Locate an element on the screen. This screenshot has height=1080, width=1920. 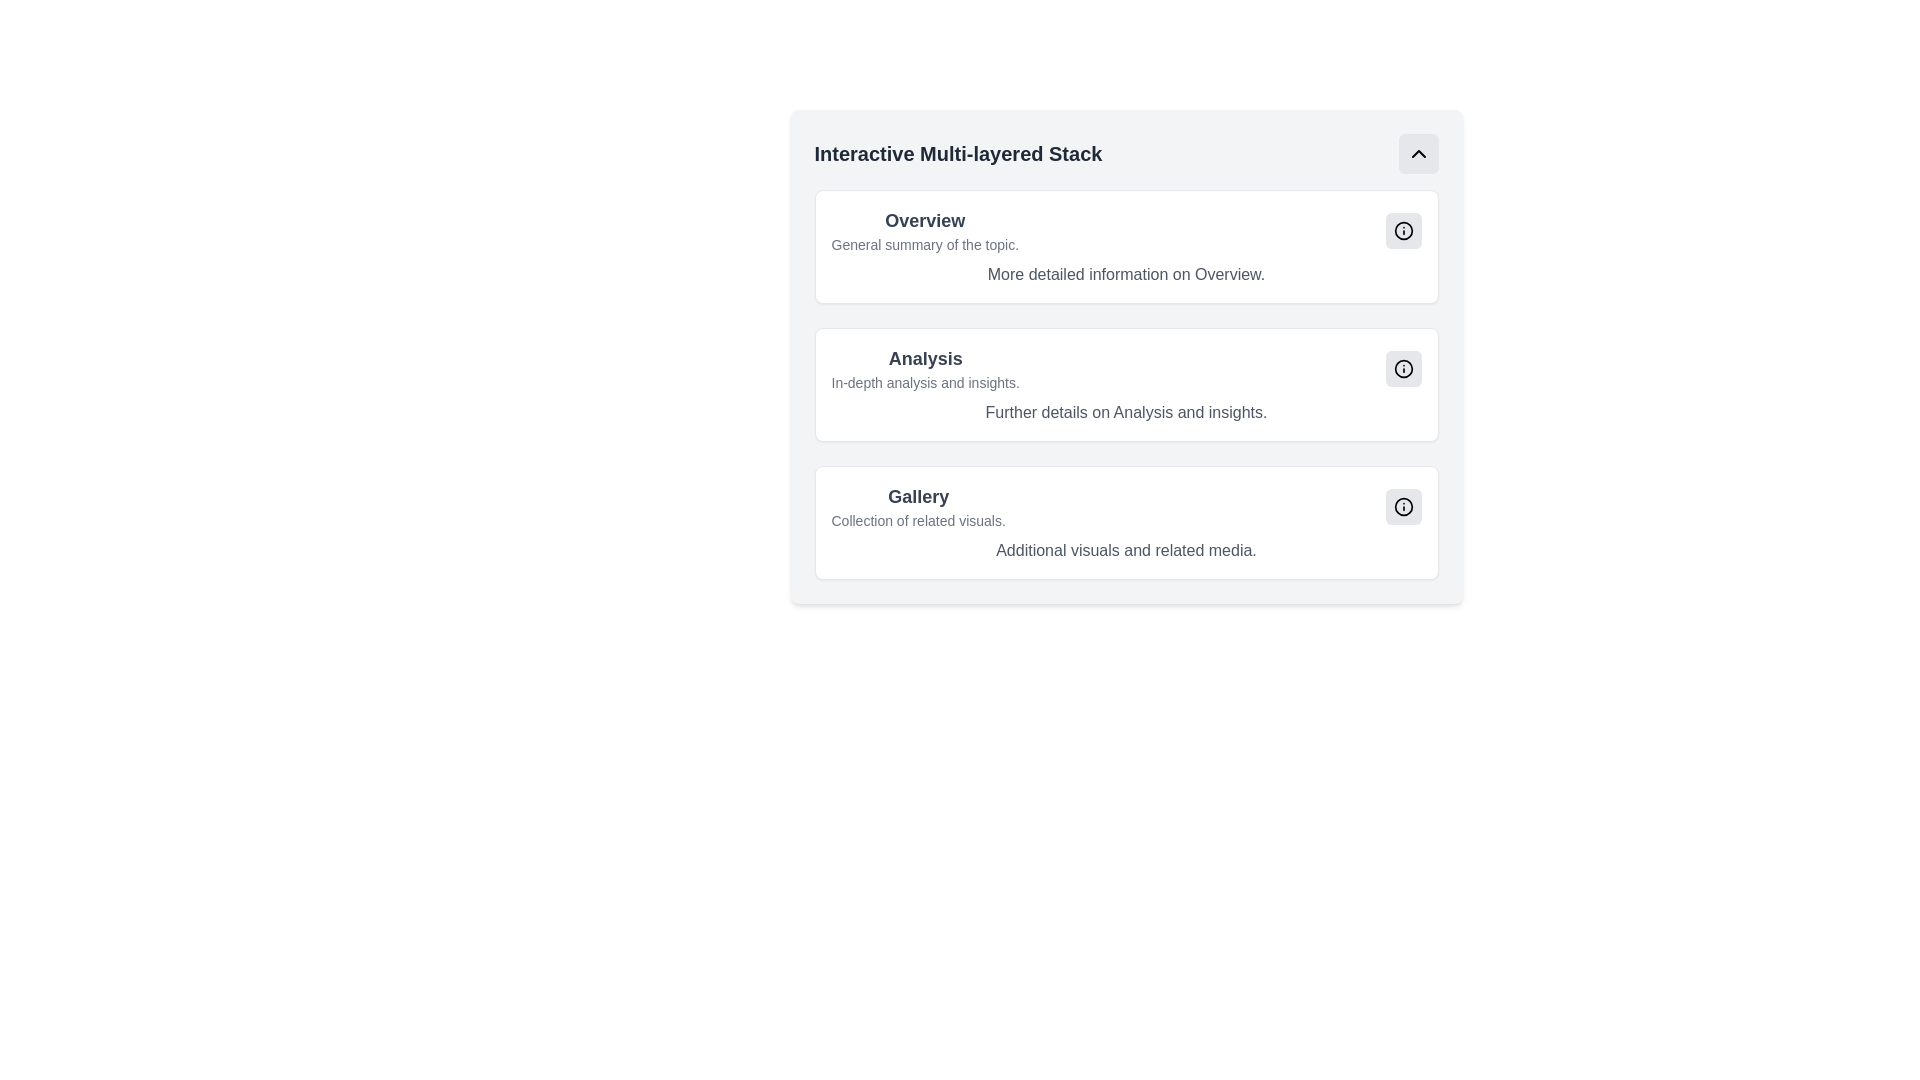
the circular informational button with an 'i' symbol, located to the far right within the 'Gallery' section is located at coordinates (1402, 505).